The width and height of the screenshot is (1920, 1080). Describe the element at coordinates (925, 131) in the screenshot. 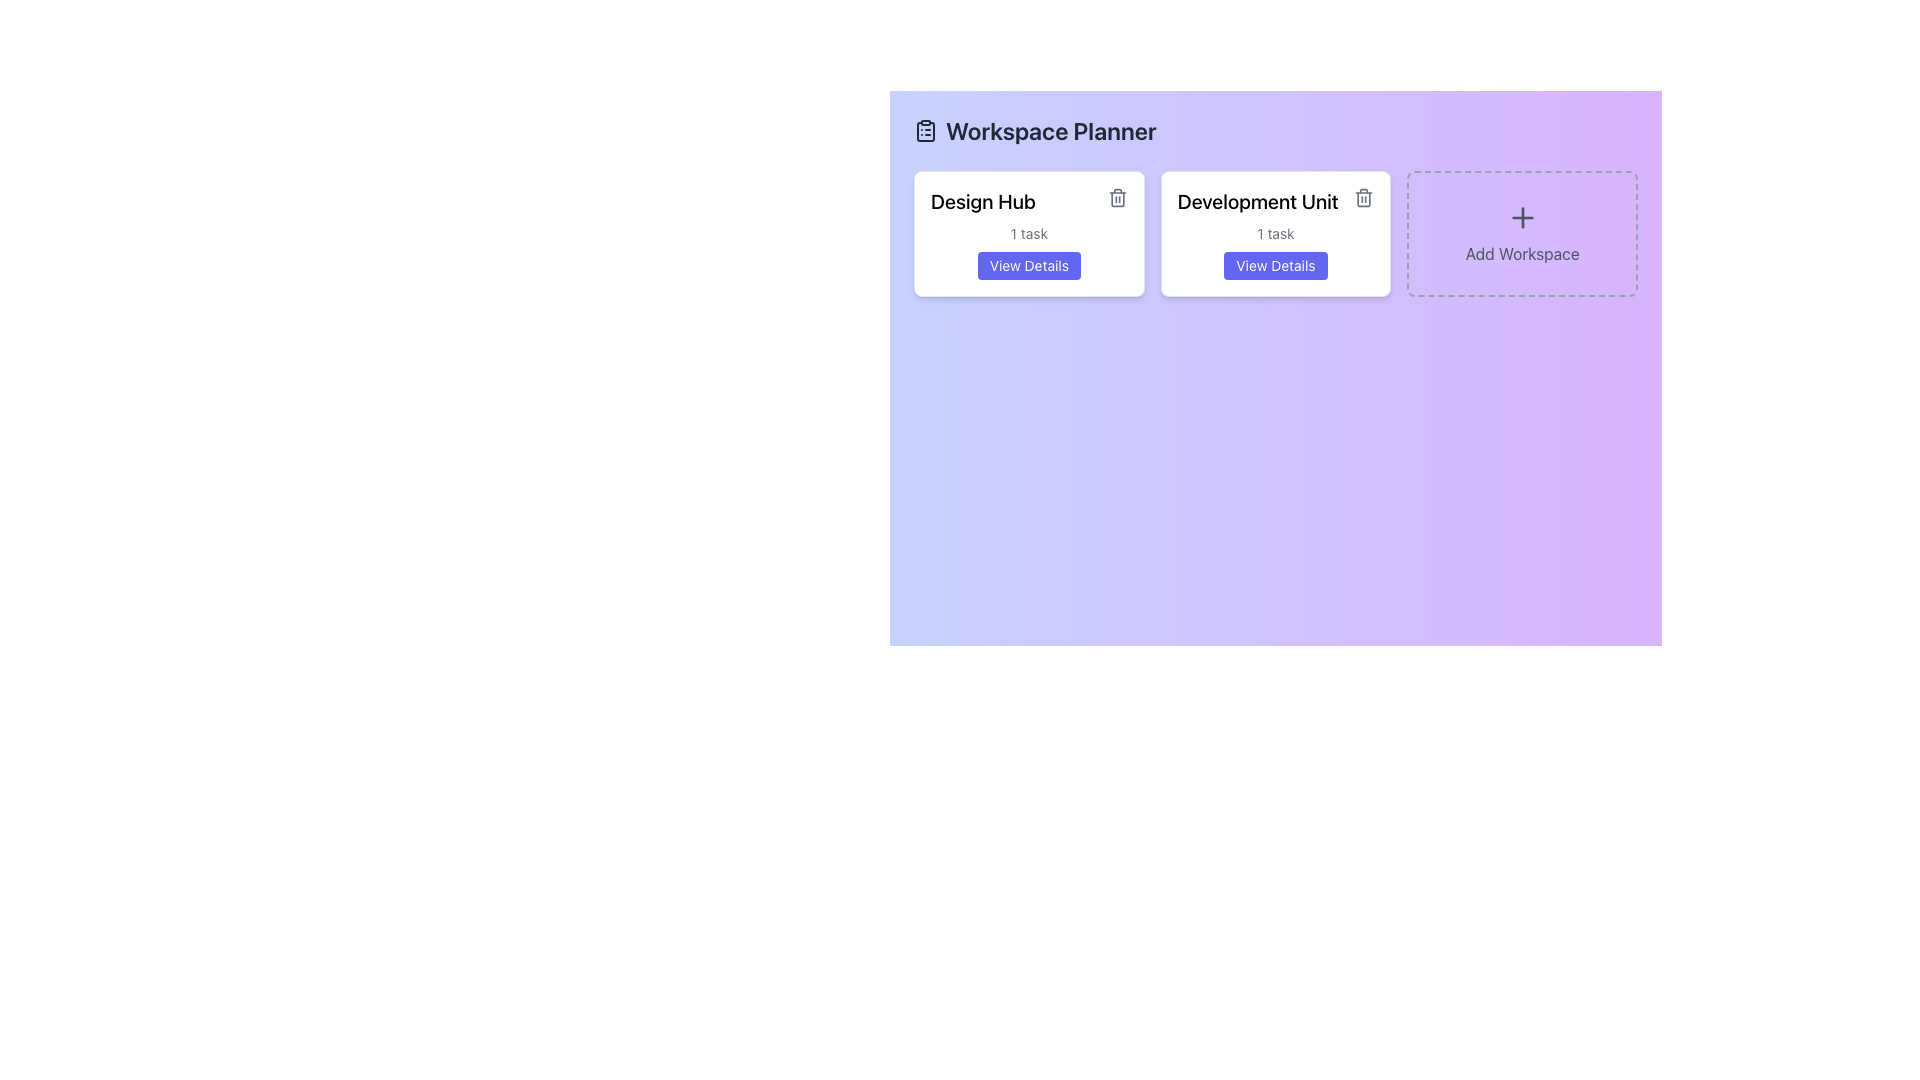

I see `the clipboard icon located at the top-left area of the interface, next to the 'Workspace Planner' text, which signifies notes or tasks` at that location.